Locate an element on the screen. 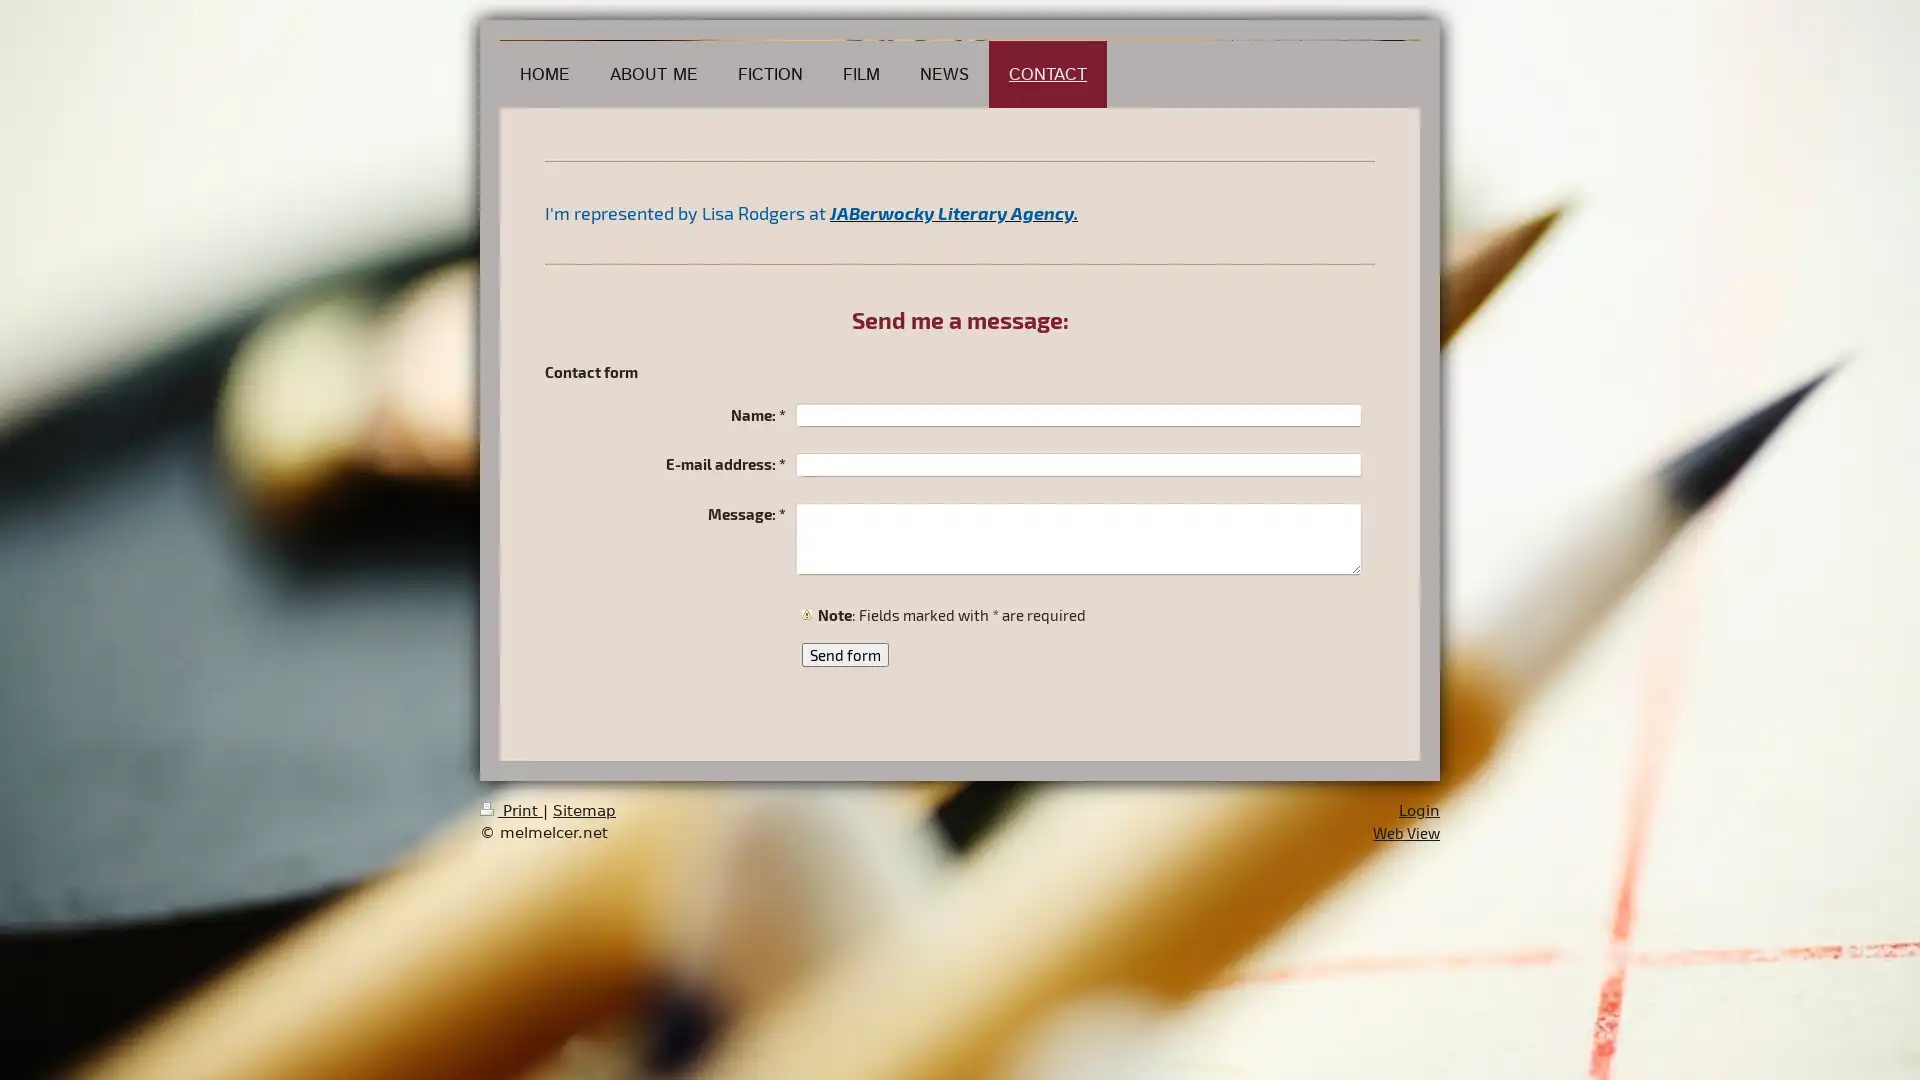 The width and height of the screenshot is (1920, 1080). Send form is located at coordinates (845, 655).